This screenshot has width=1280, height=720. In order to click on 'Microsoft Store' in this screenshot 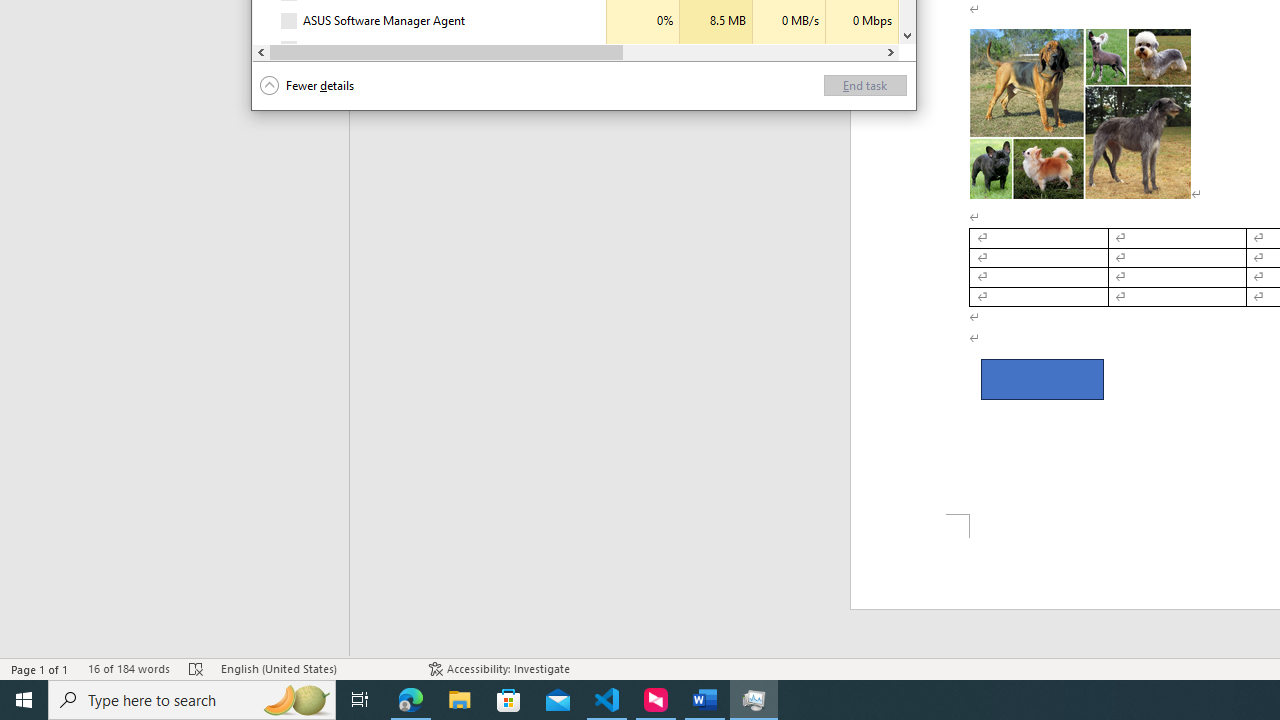, I will do `click(509, 698)`.